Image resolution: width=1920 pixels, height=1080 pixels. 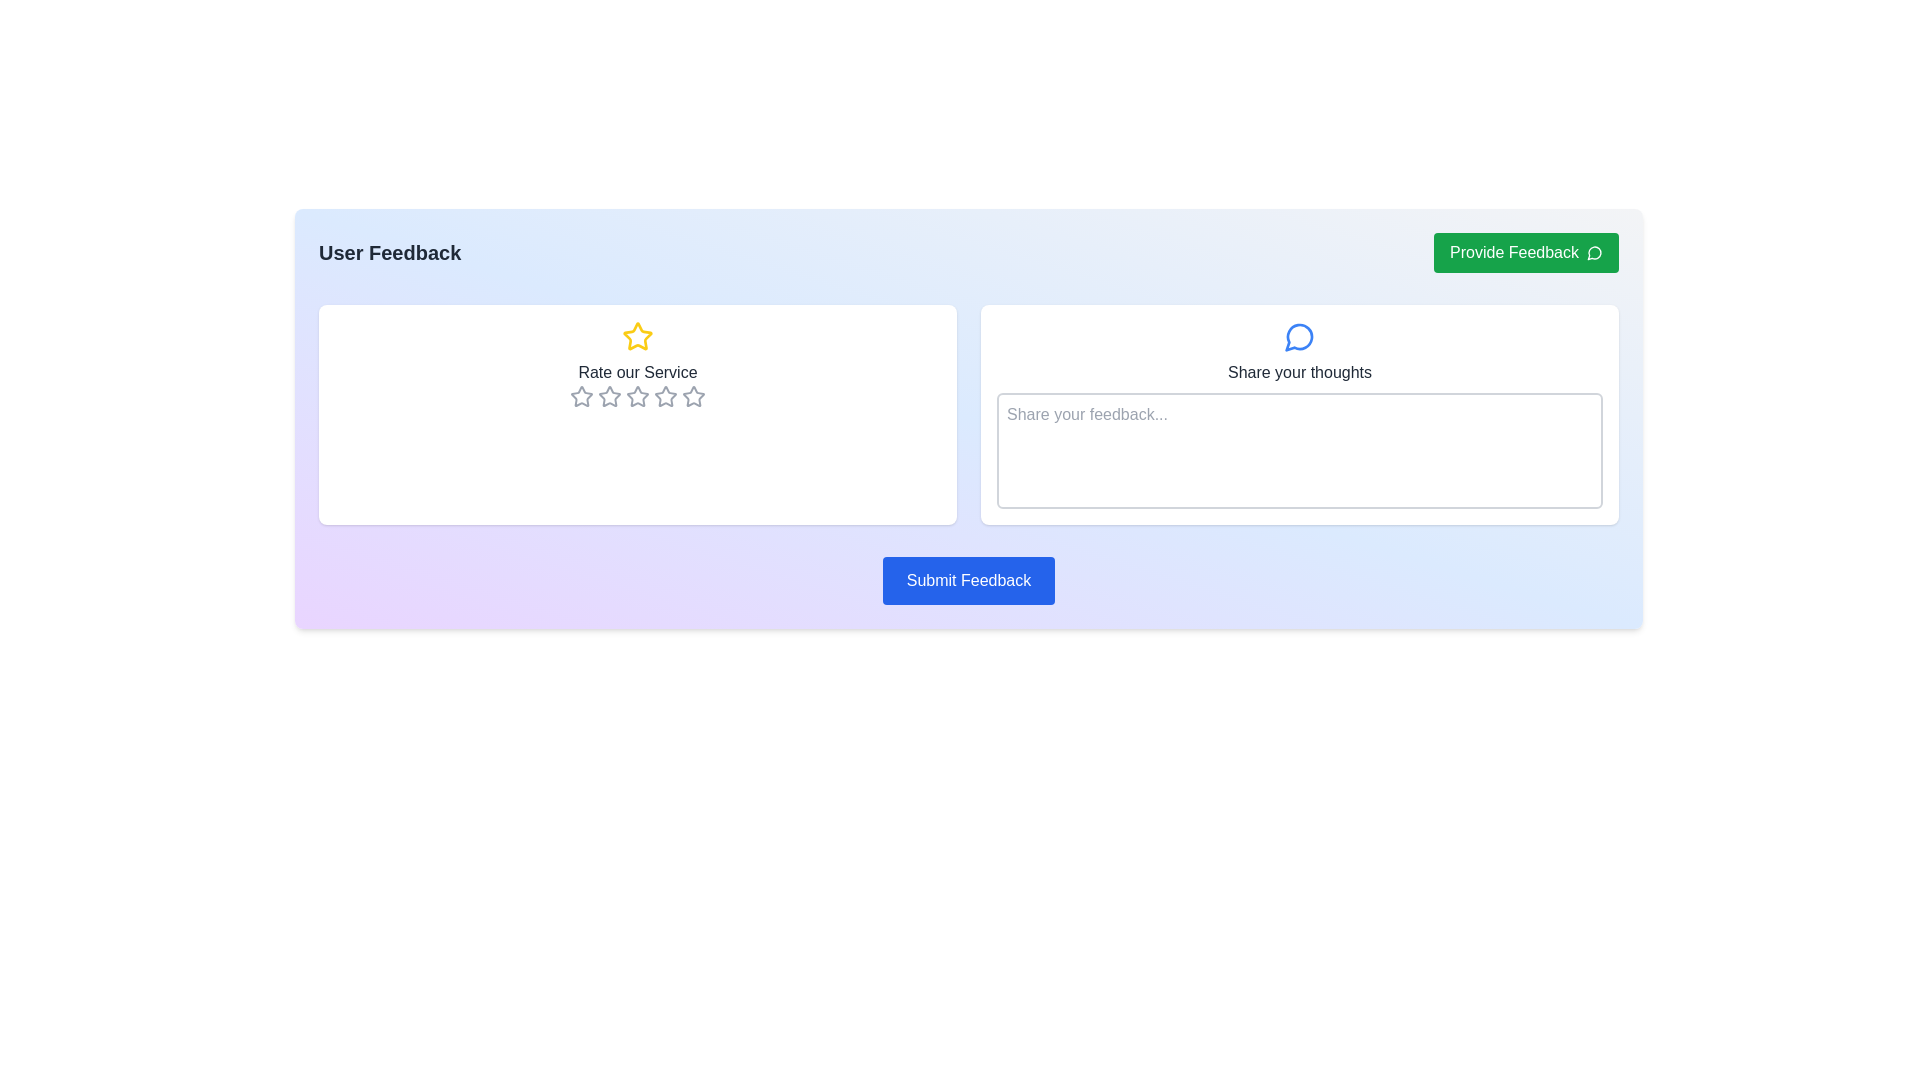 I want to click on the decorative icon located centrally above the text area in the 'Share your thoughts' section, so click(x=1300, y=335).